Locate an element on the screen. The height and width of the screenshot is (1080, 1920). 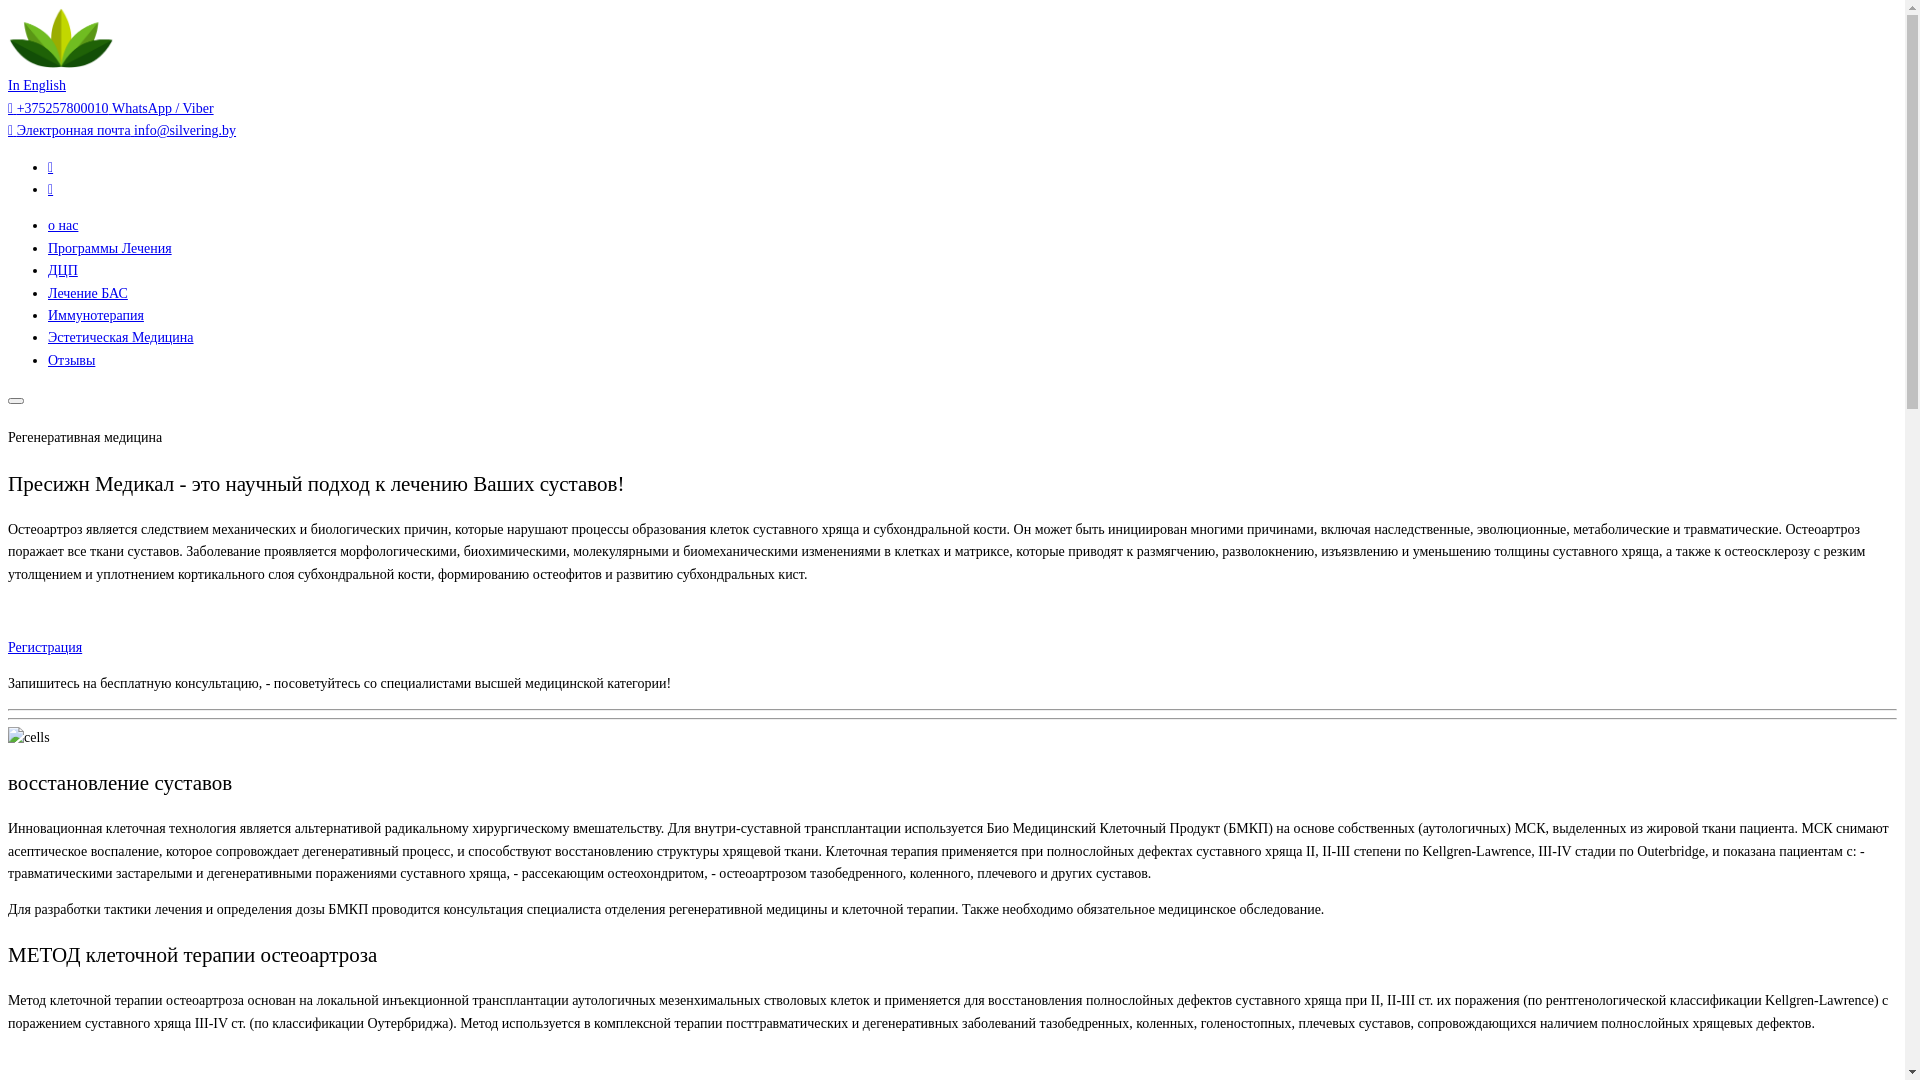
'+375257800010 WhatsApp / Viber' is located at coordinates (109, 108).